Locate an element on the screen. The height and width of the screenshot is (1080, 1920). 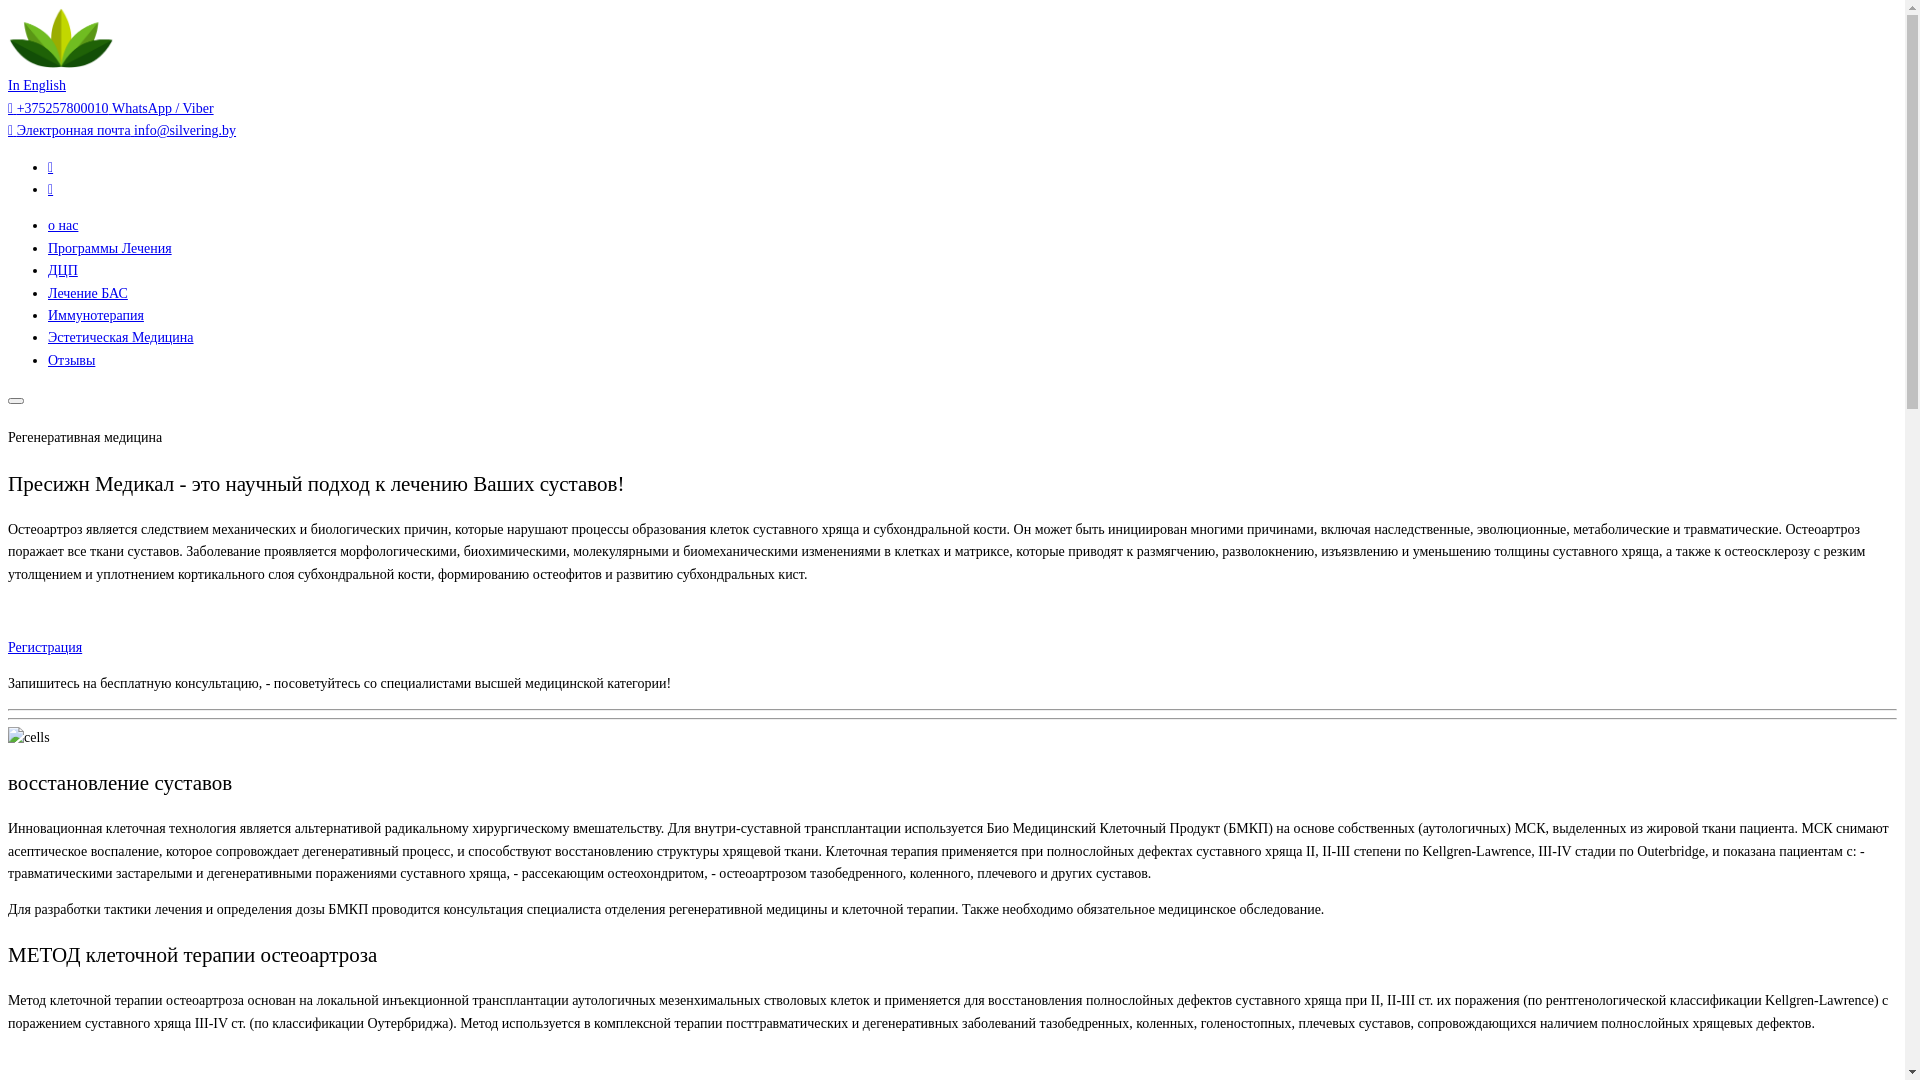
'+375257800010 WhatsApp / Viber' is located at coordinates (109, 108).